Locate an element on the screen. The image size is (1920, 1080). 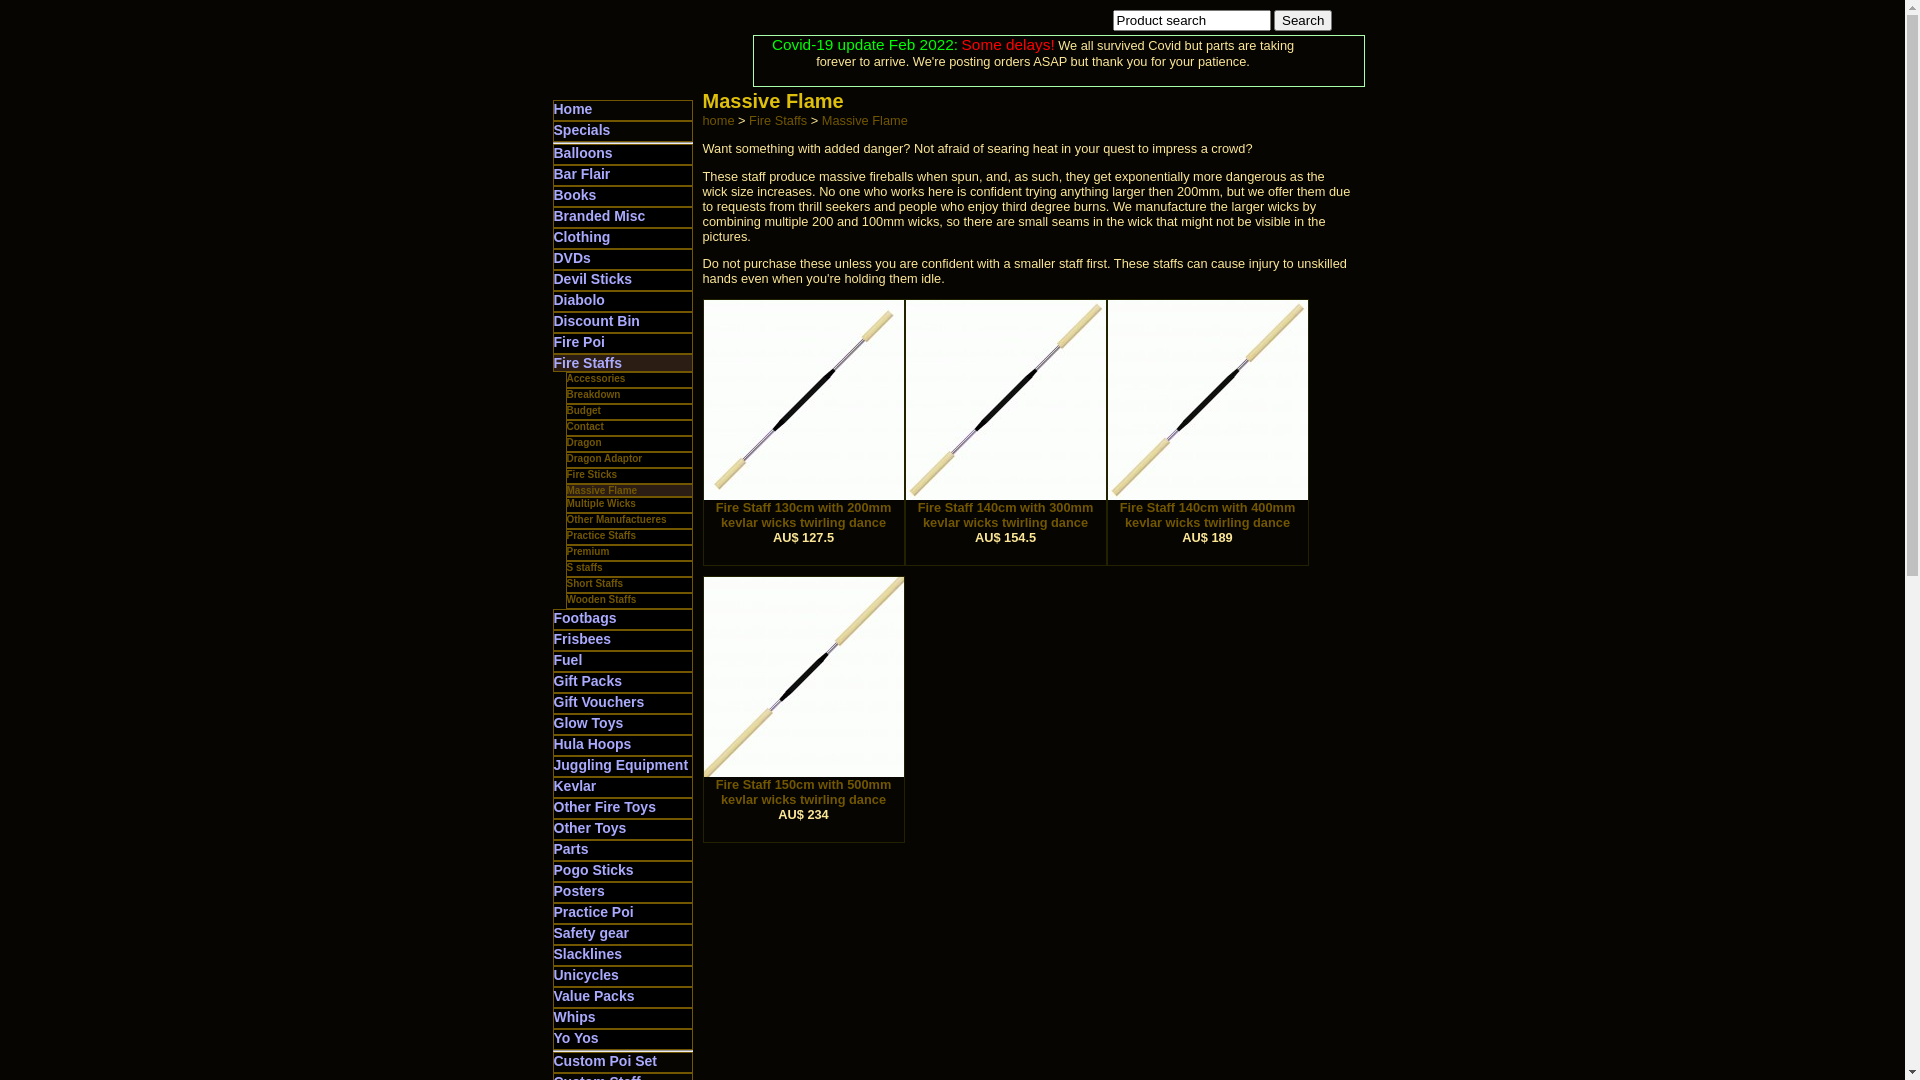
'Product search' is located at coordinates (1190, 20).